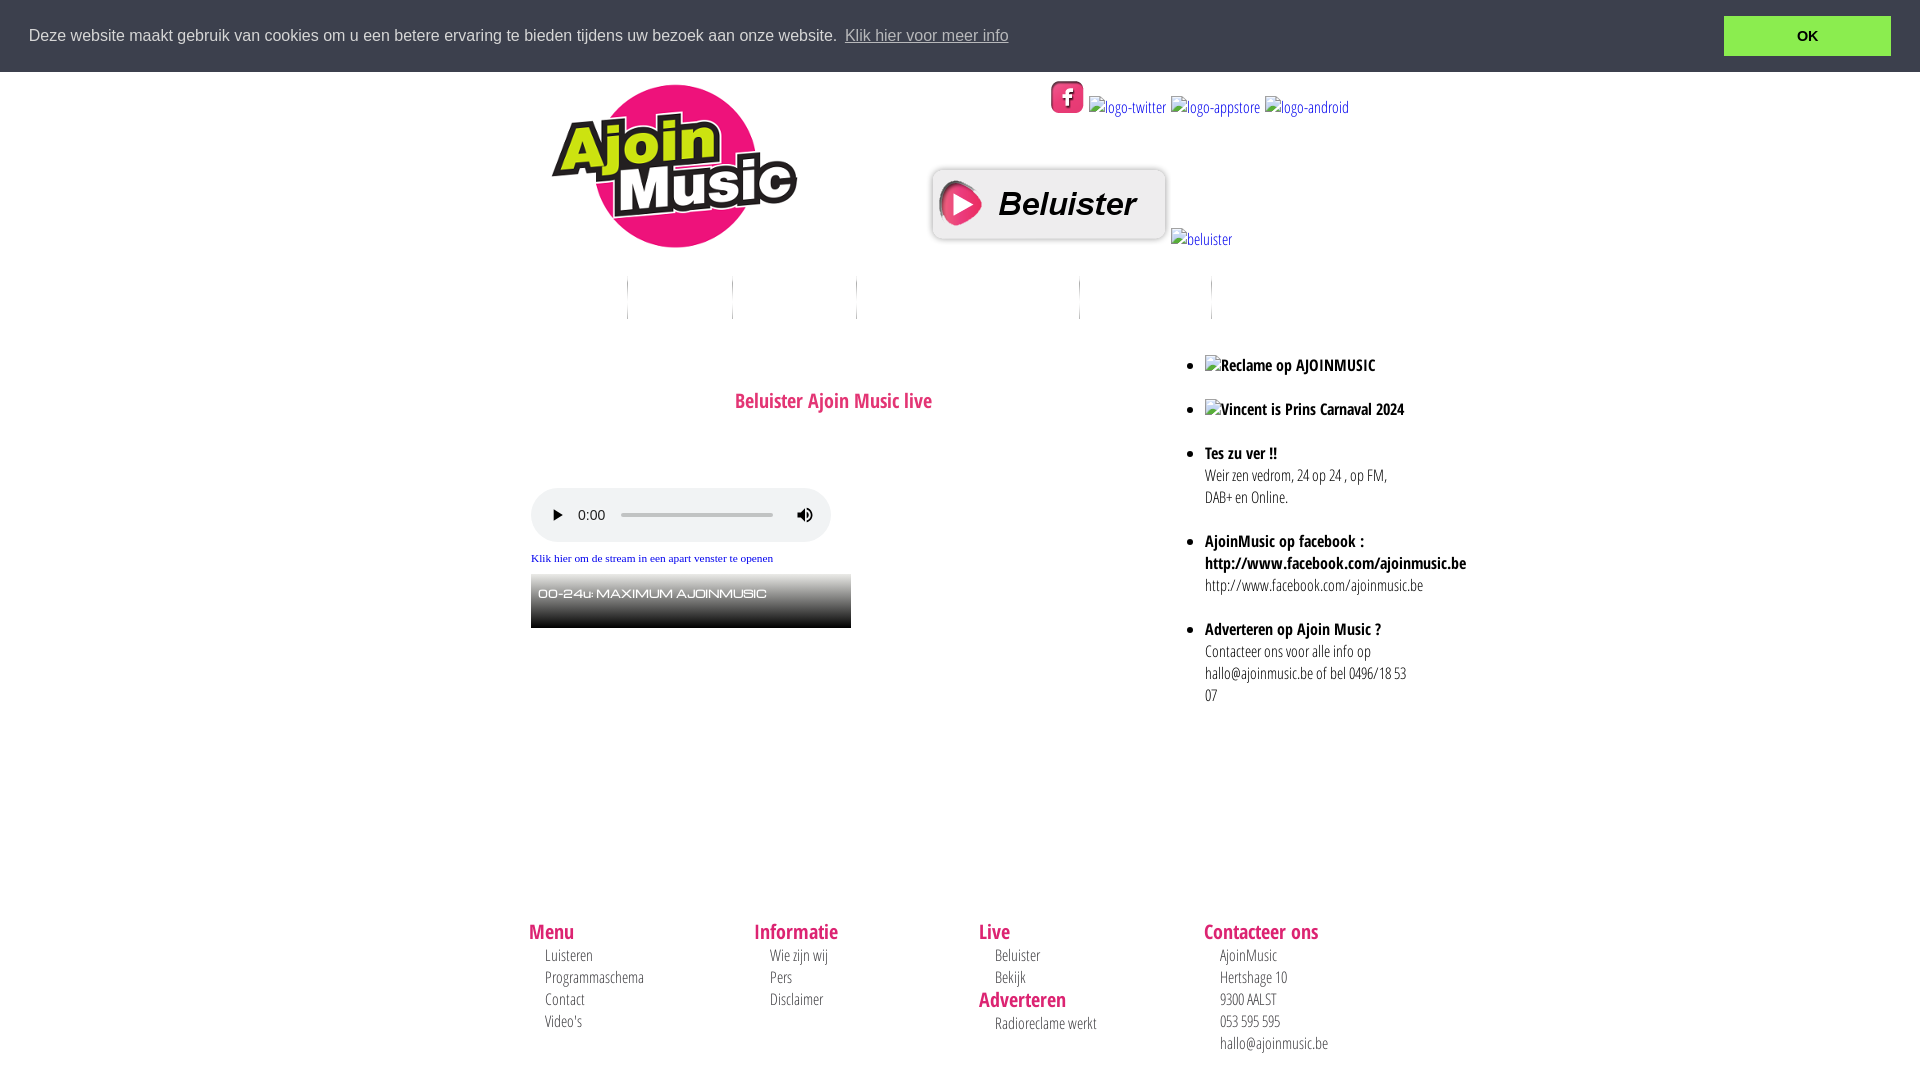 This screenshot has width=1920, height=1080. What do you see at coordinates (652, 558) in the screenshot?
I see `'Klik hier om de stream in een apart venster te openen'` at bounding box center [652, 558].